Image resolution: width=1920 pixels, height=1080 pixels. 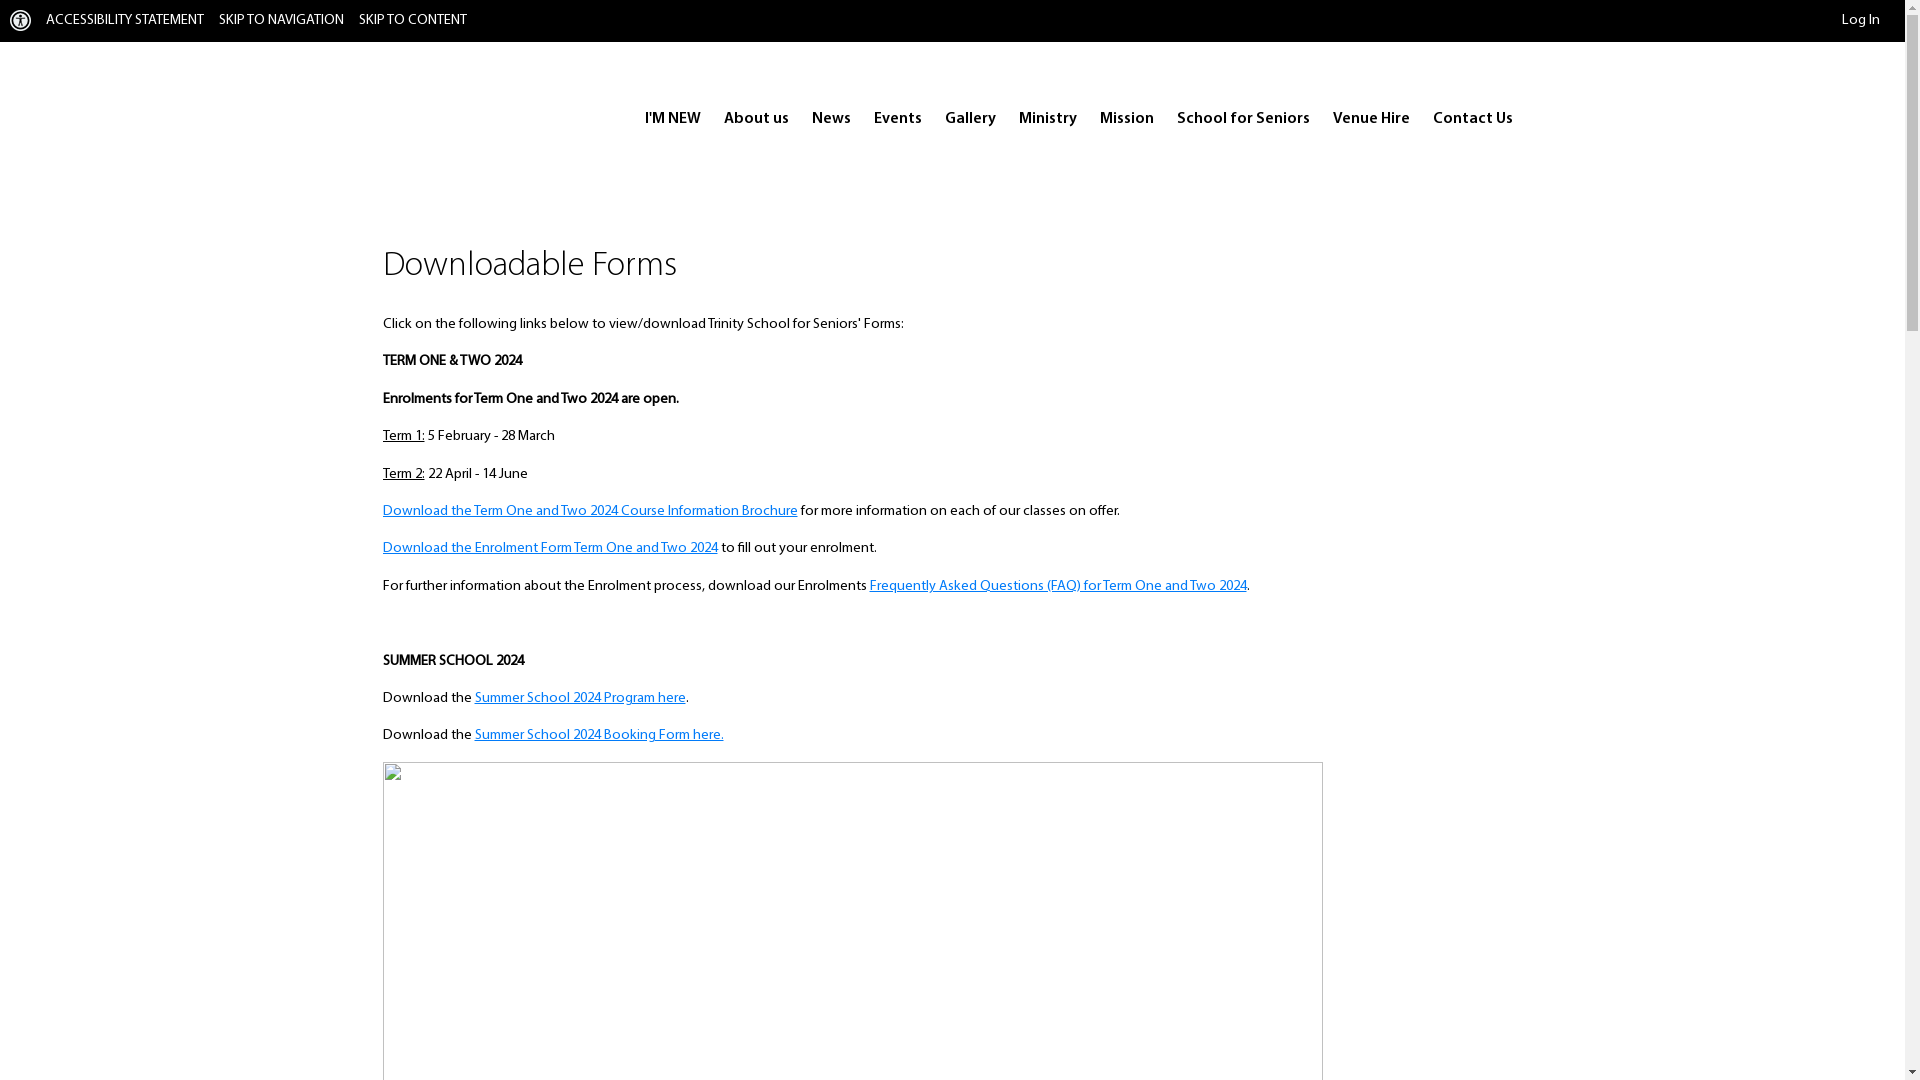 What do you see at coordinates (672, 119) in the screenshot?
I see `'I'M NEW'` at bounding box center [672, 119].